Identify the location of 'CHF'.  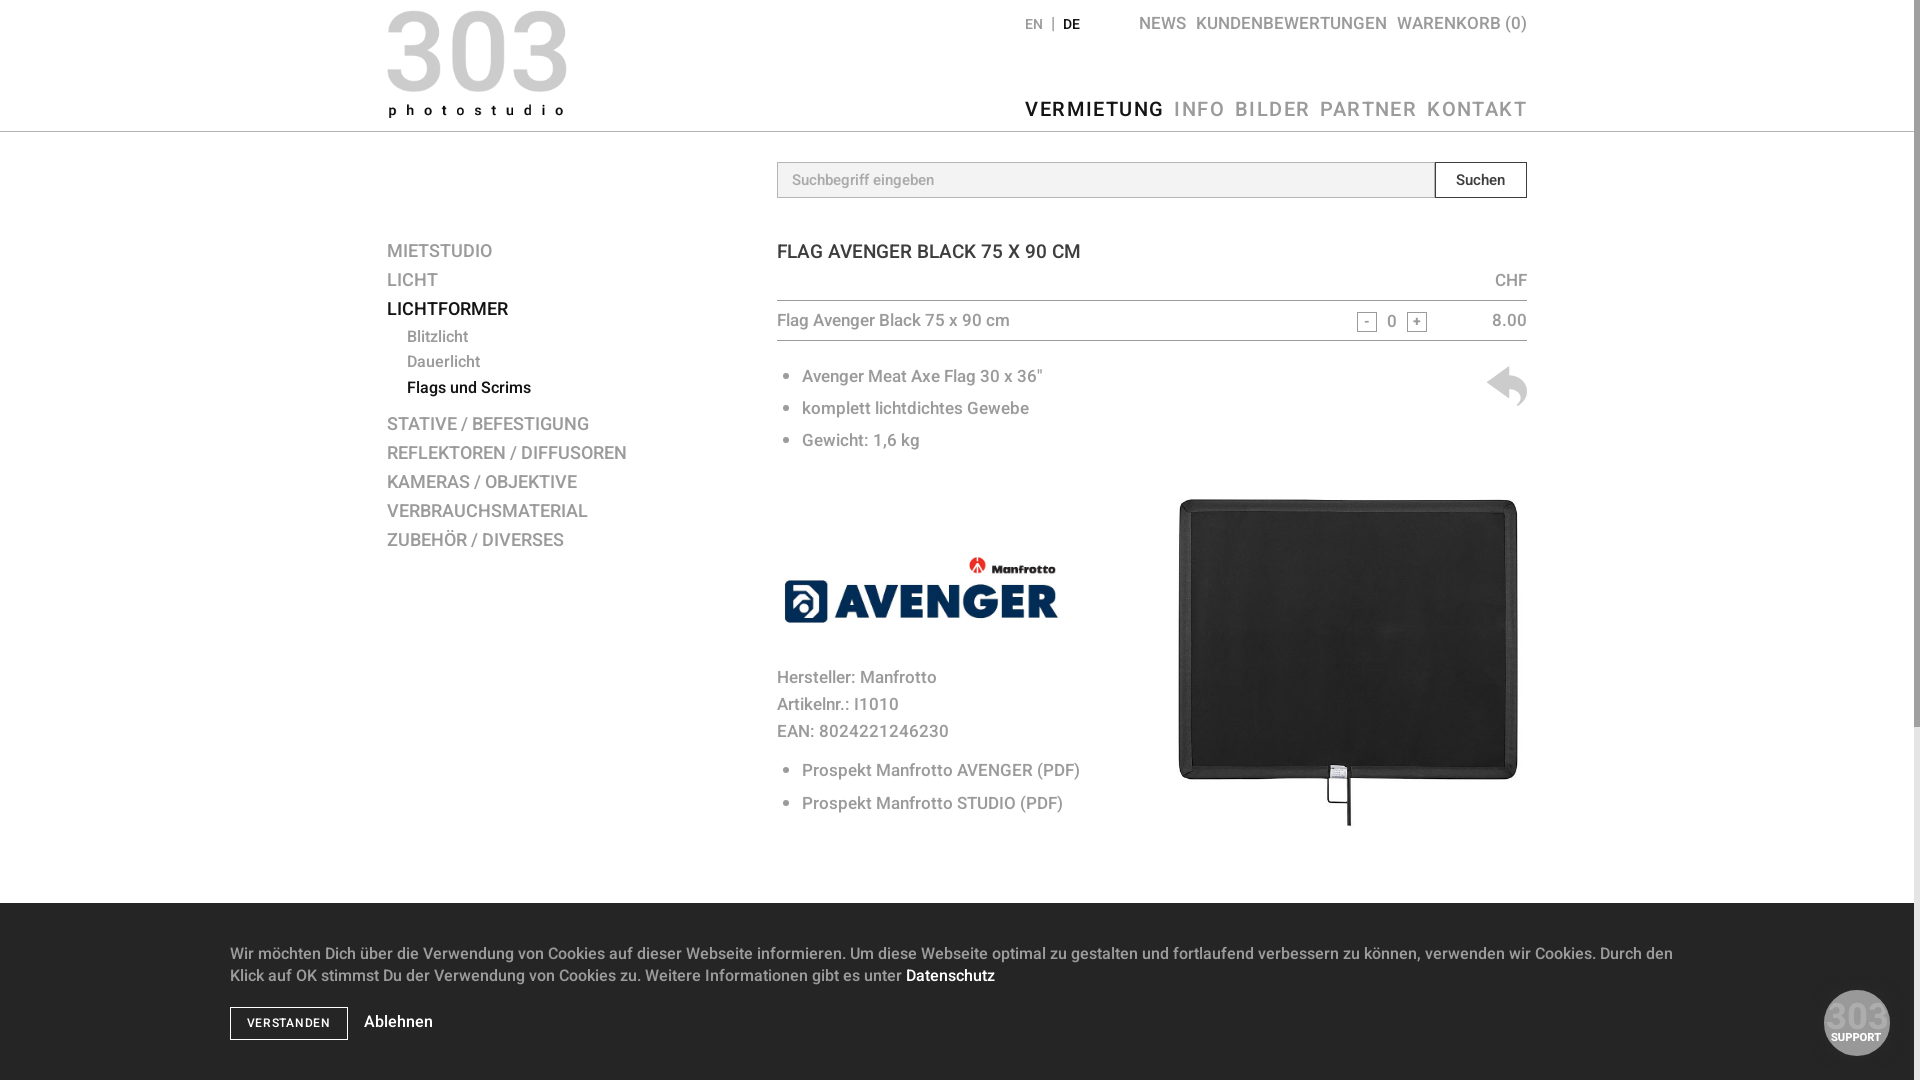
(1511, 280).